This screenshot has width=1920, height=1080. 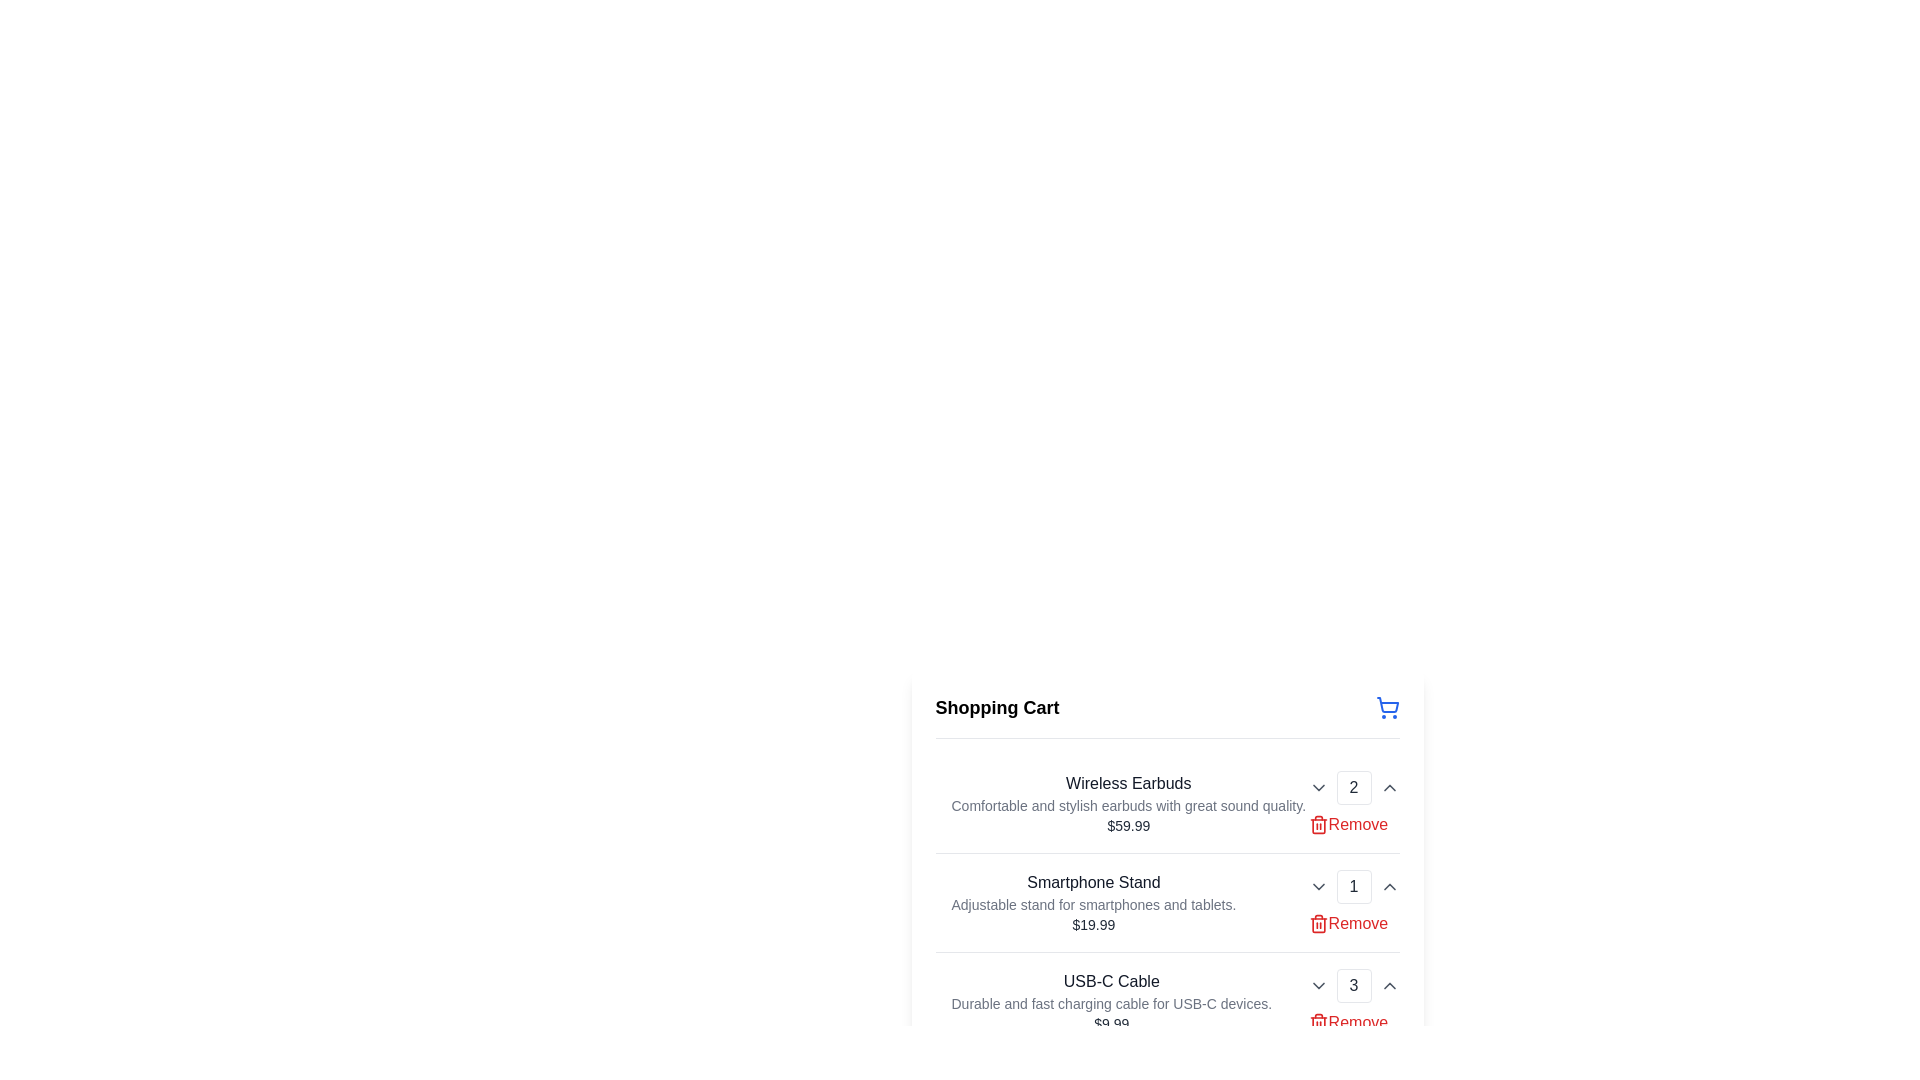 What do you see at coordinates (1110, 1002) in the screenshot?
I see `details of the product displayed in the informational element titled 'USB-C Cable', which includes its description and price` at bounding box center [1110, 1002].